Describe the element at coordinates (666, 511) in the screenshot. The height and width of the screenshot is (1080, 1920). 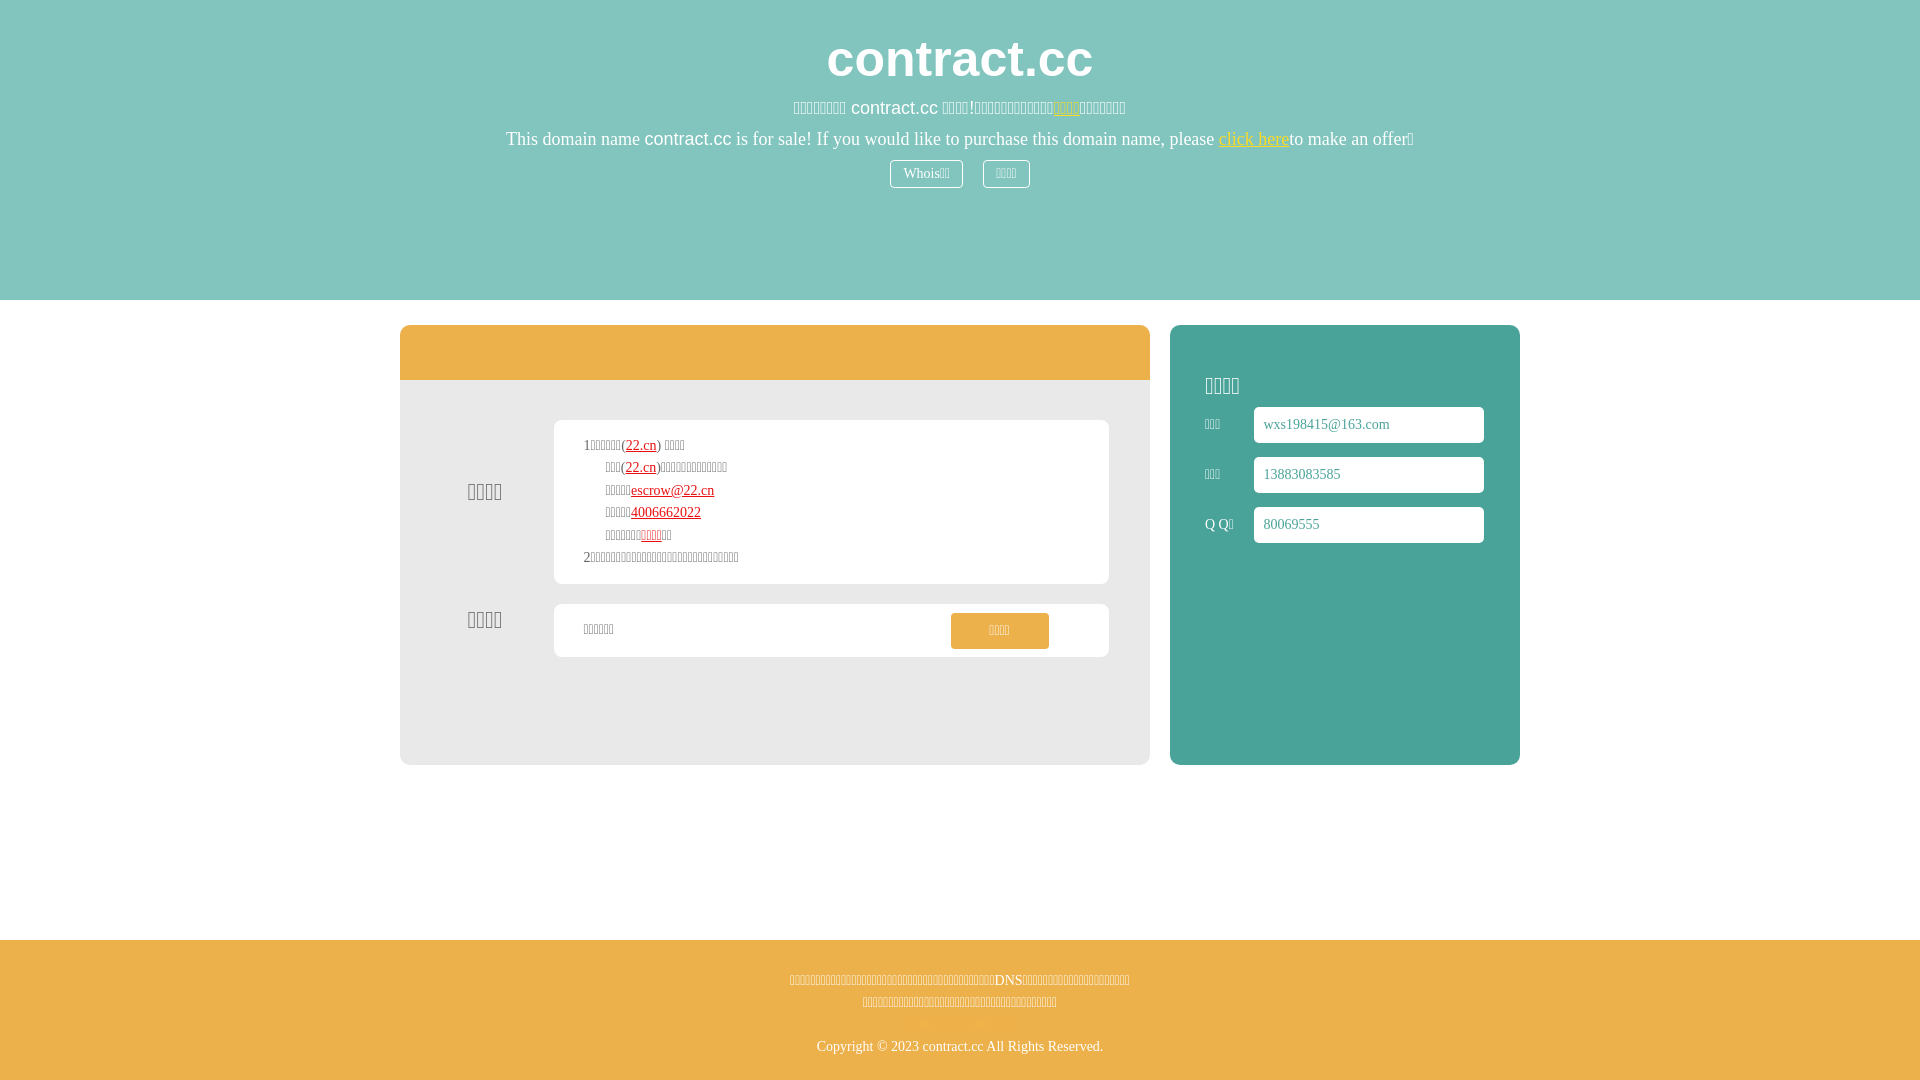
I see `'4006662022'` at that location.